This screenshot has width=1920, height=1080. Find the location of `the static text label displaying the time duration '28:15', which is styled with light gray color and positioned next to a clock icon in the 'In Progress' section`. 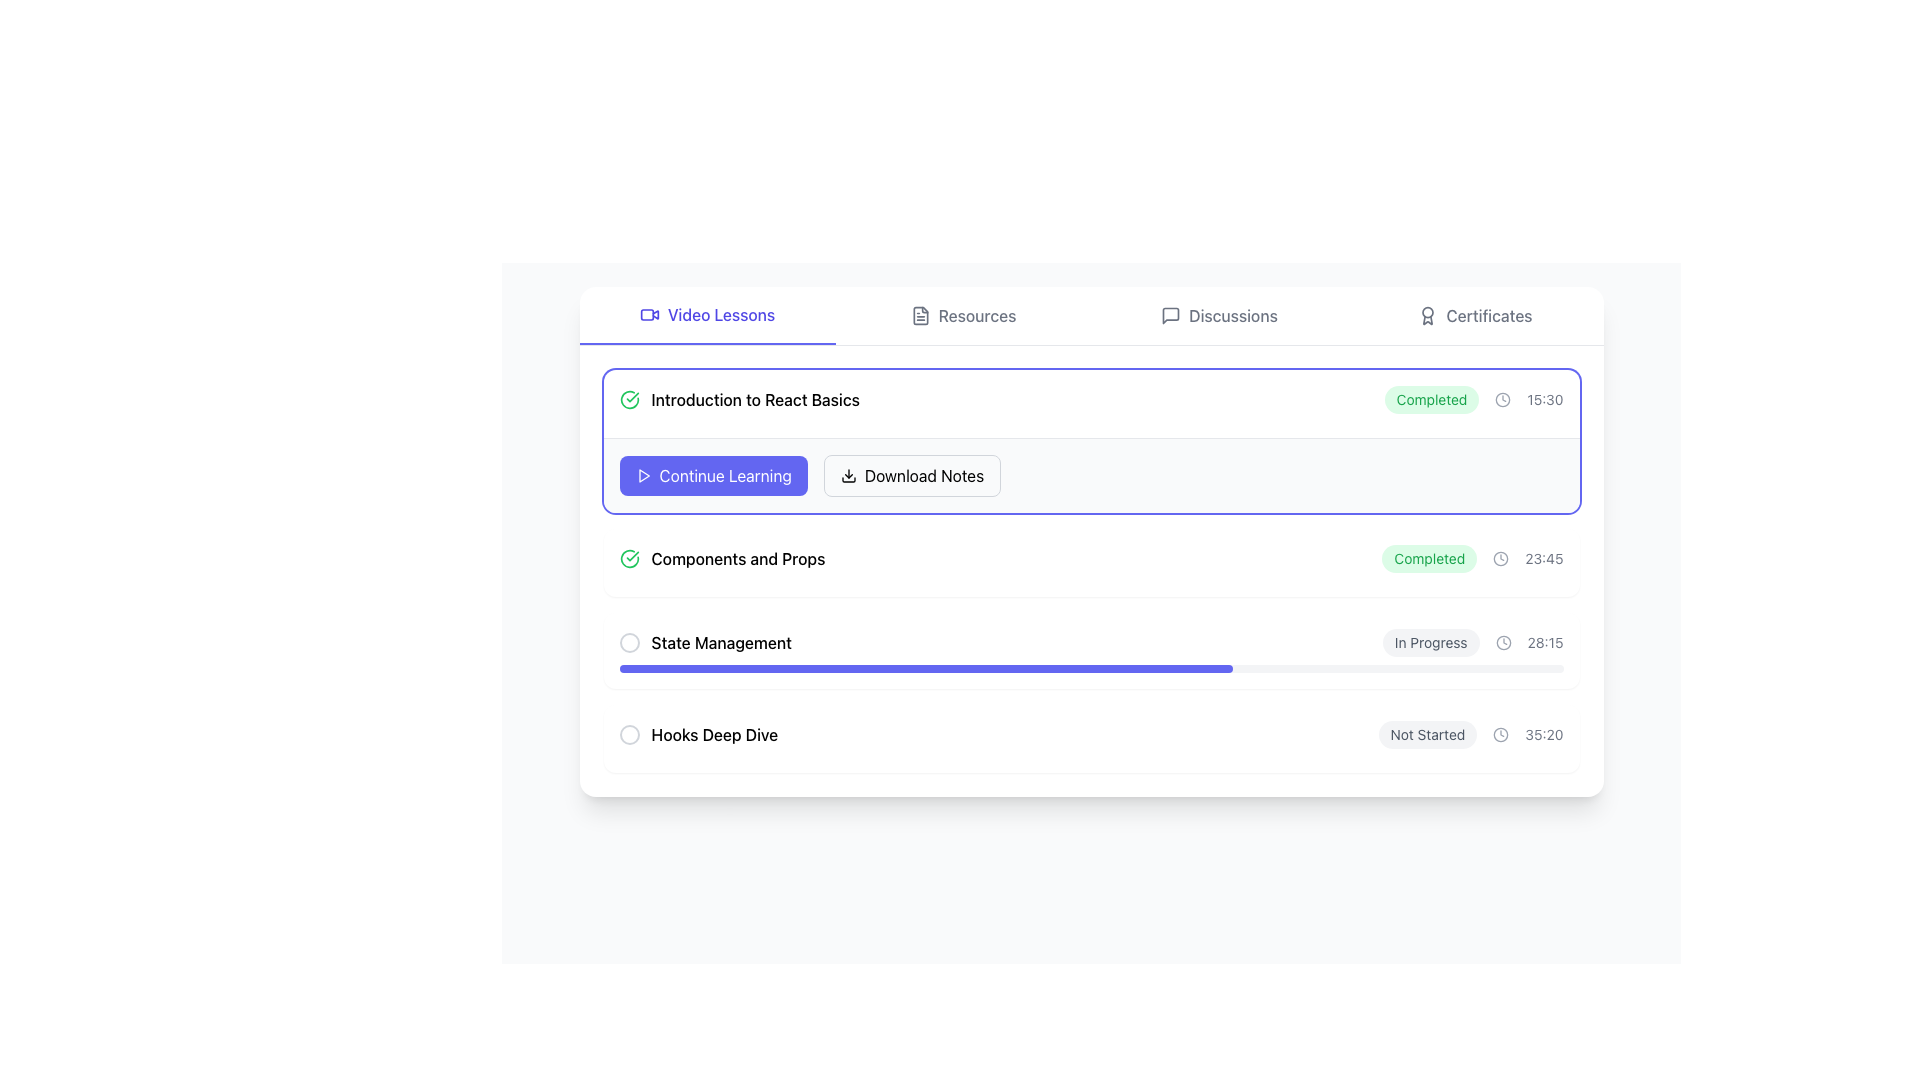

the static text label displaying the time duration '28:15', which is styled with light gray color and positioned next to a clock icon in the 'In Progress' section is located at coordinates (1544, 643).